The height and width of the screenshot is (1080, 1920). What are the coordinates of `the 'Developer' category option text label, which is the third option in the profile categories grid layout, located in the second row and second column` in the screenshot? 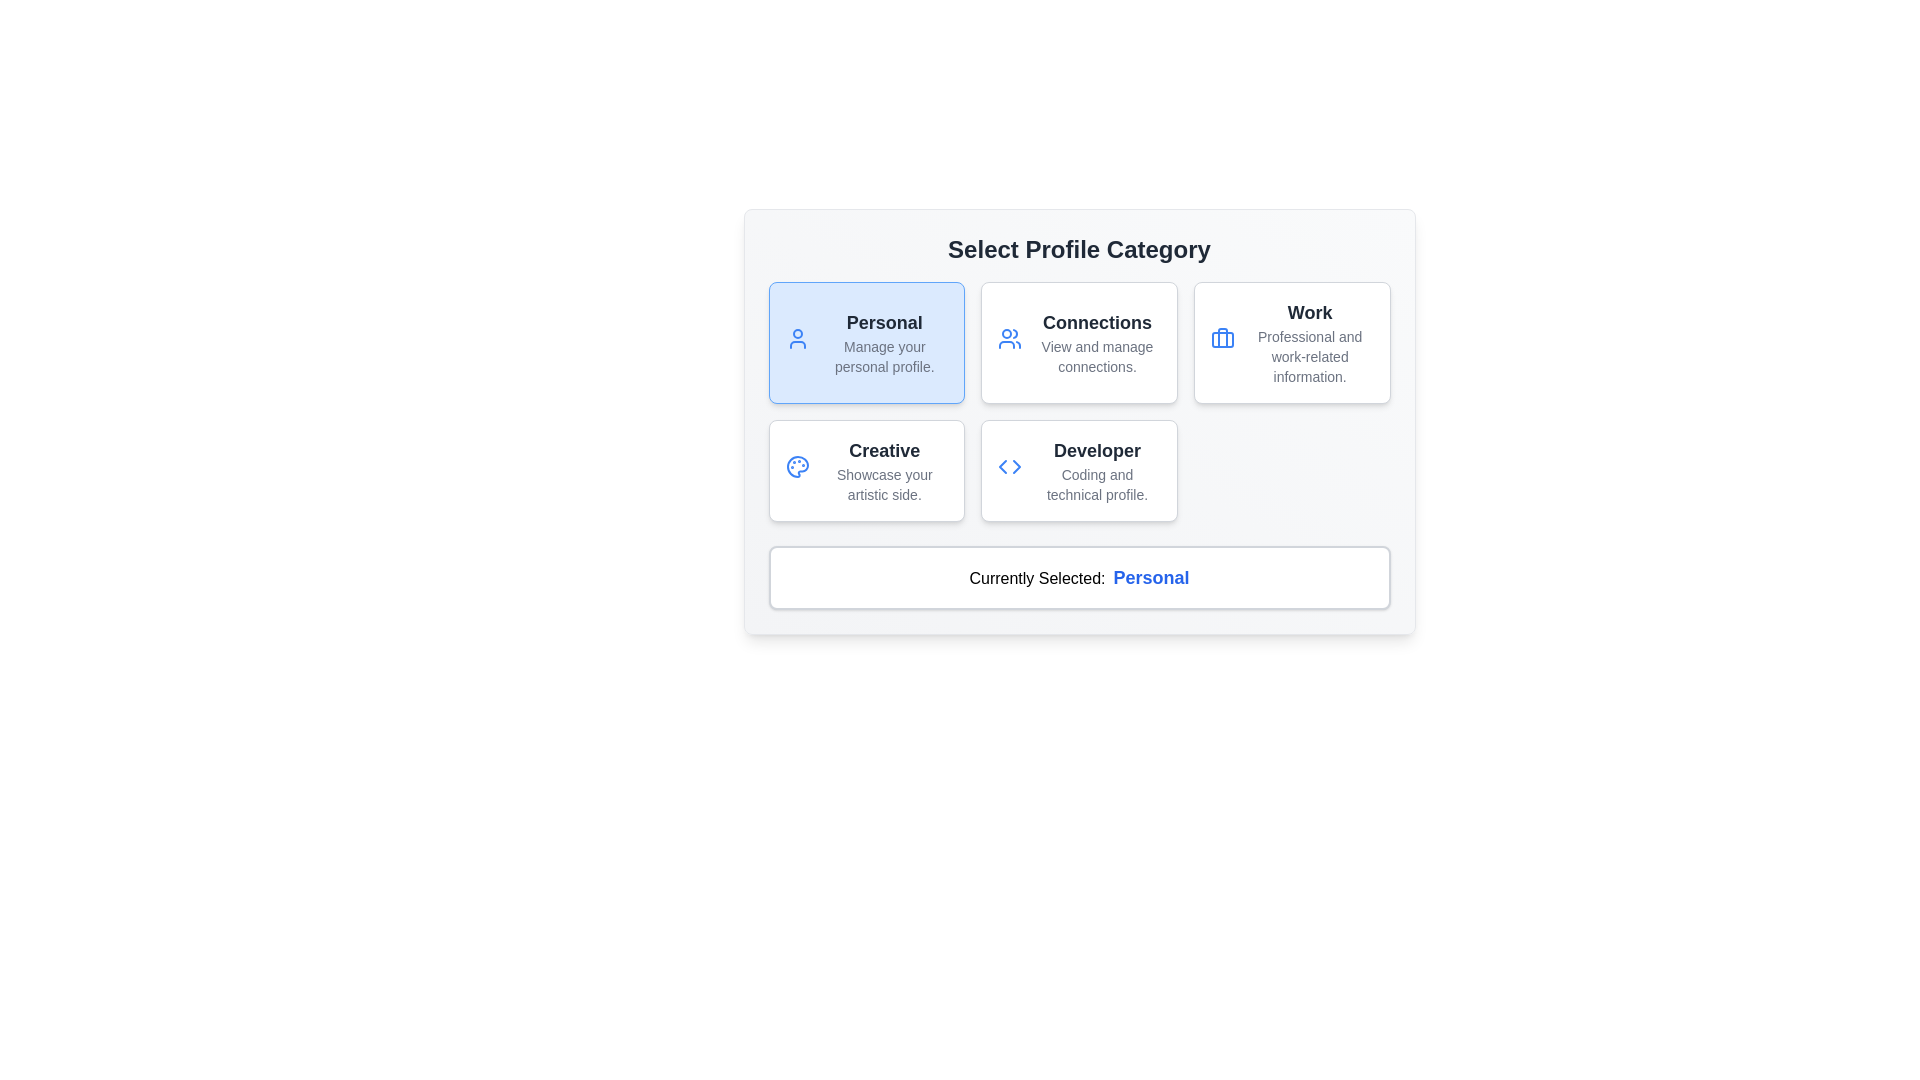 It's located at (1096, 470).